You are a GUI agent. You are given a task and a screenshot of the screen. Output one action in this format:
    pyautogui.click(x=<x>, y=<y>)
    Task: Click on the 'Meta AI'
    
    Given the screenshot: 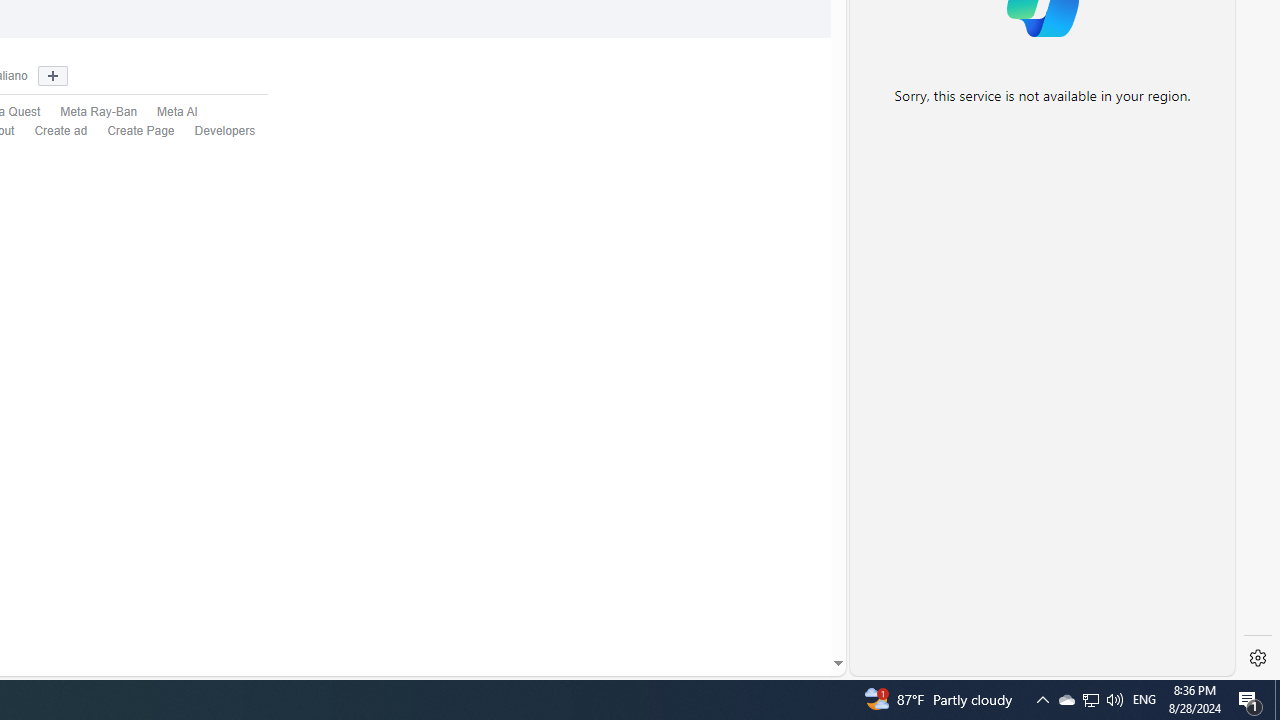 What is the action you would take?
    pyautogui.click(x=167, y=113)
    